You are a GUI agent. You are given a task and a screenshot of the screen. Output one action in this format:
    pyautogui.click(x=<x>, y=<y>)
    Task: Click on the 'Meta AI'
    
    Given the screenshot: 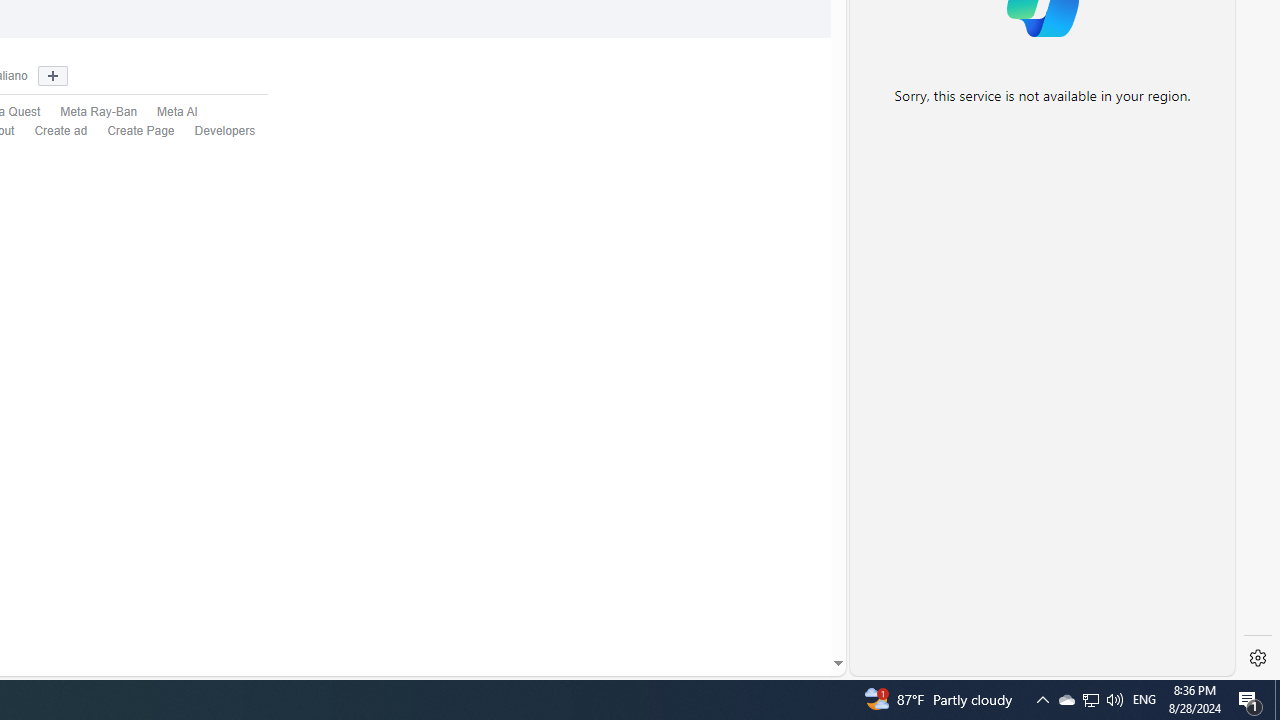 What is the action you would take?
    pyautogui.click(x=167, y=113)
    